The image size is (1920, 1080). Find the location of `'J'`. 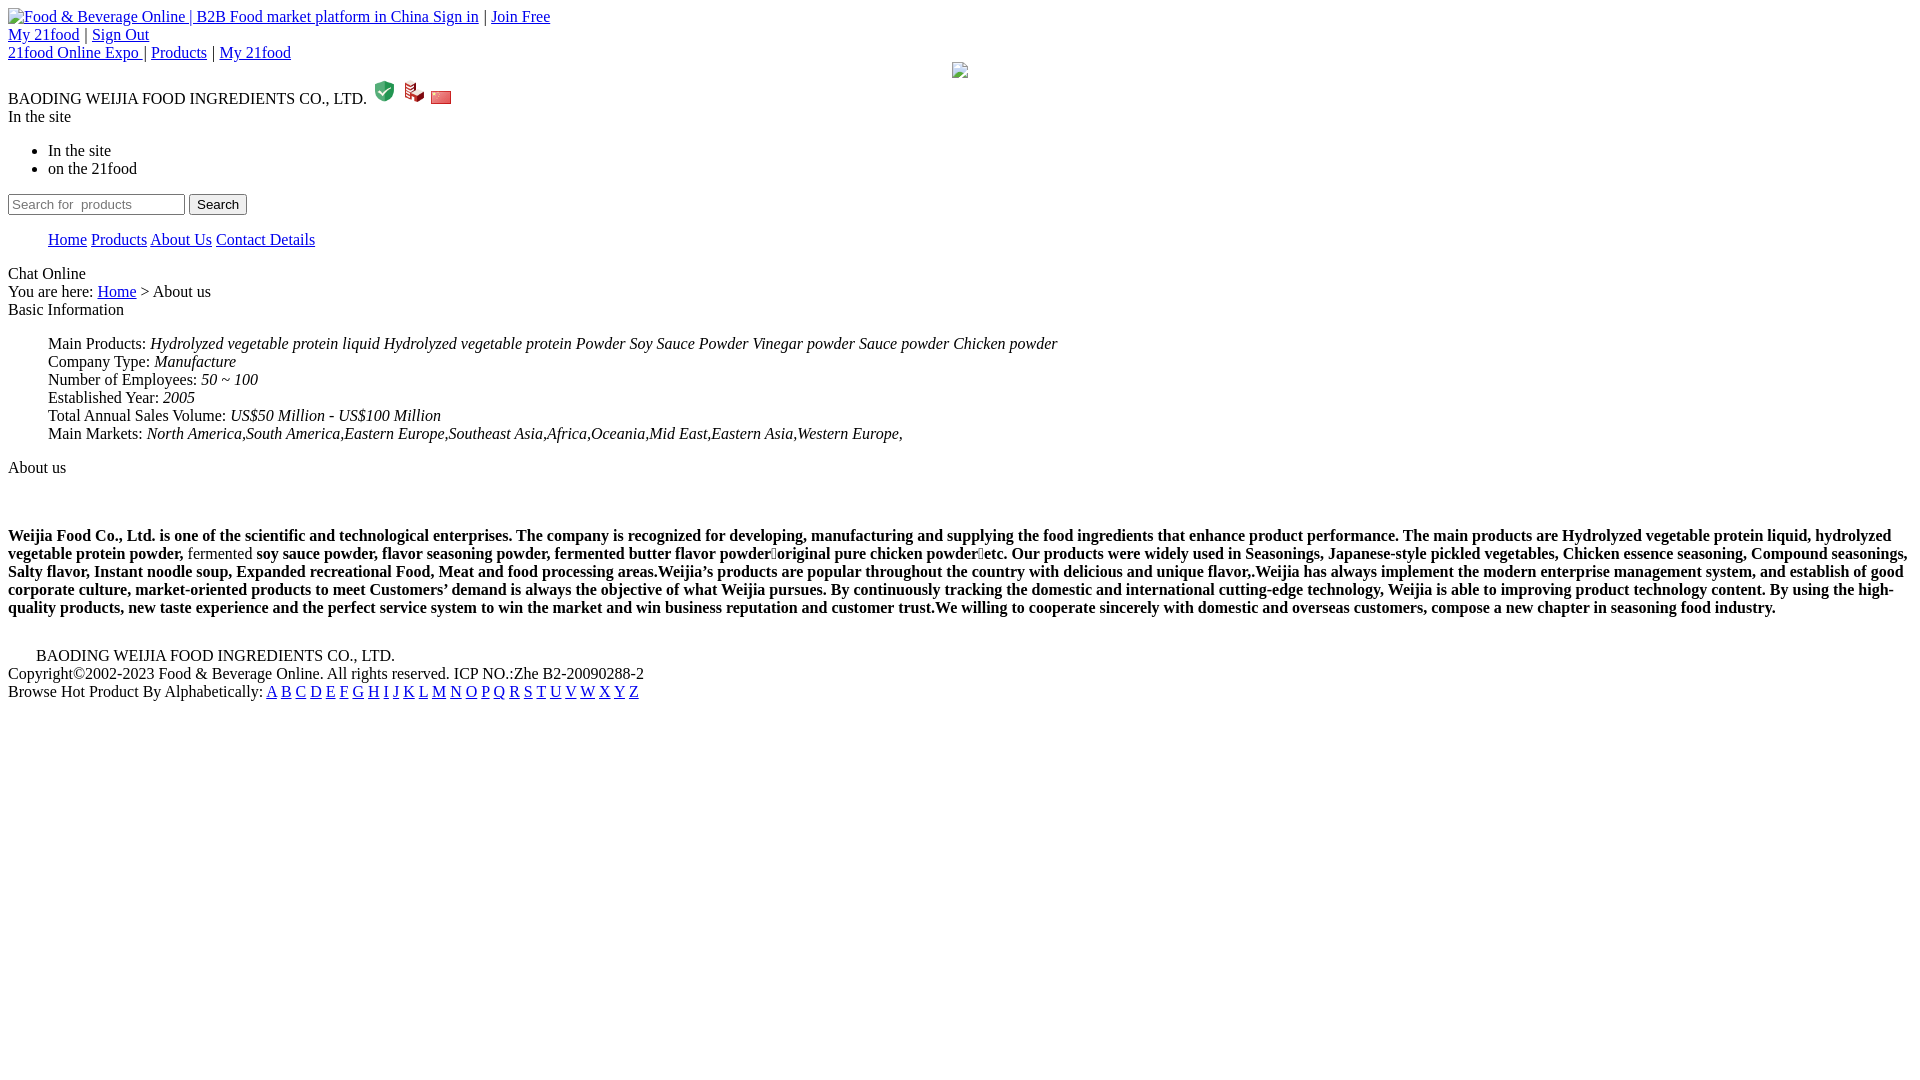

'J' is located at coordinates (395, 690).